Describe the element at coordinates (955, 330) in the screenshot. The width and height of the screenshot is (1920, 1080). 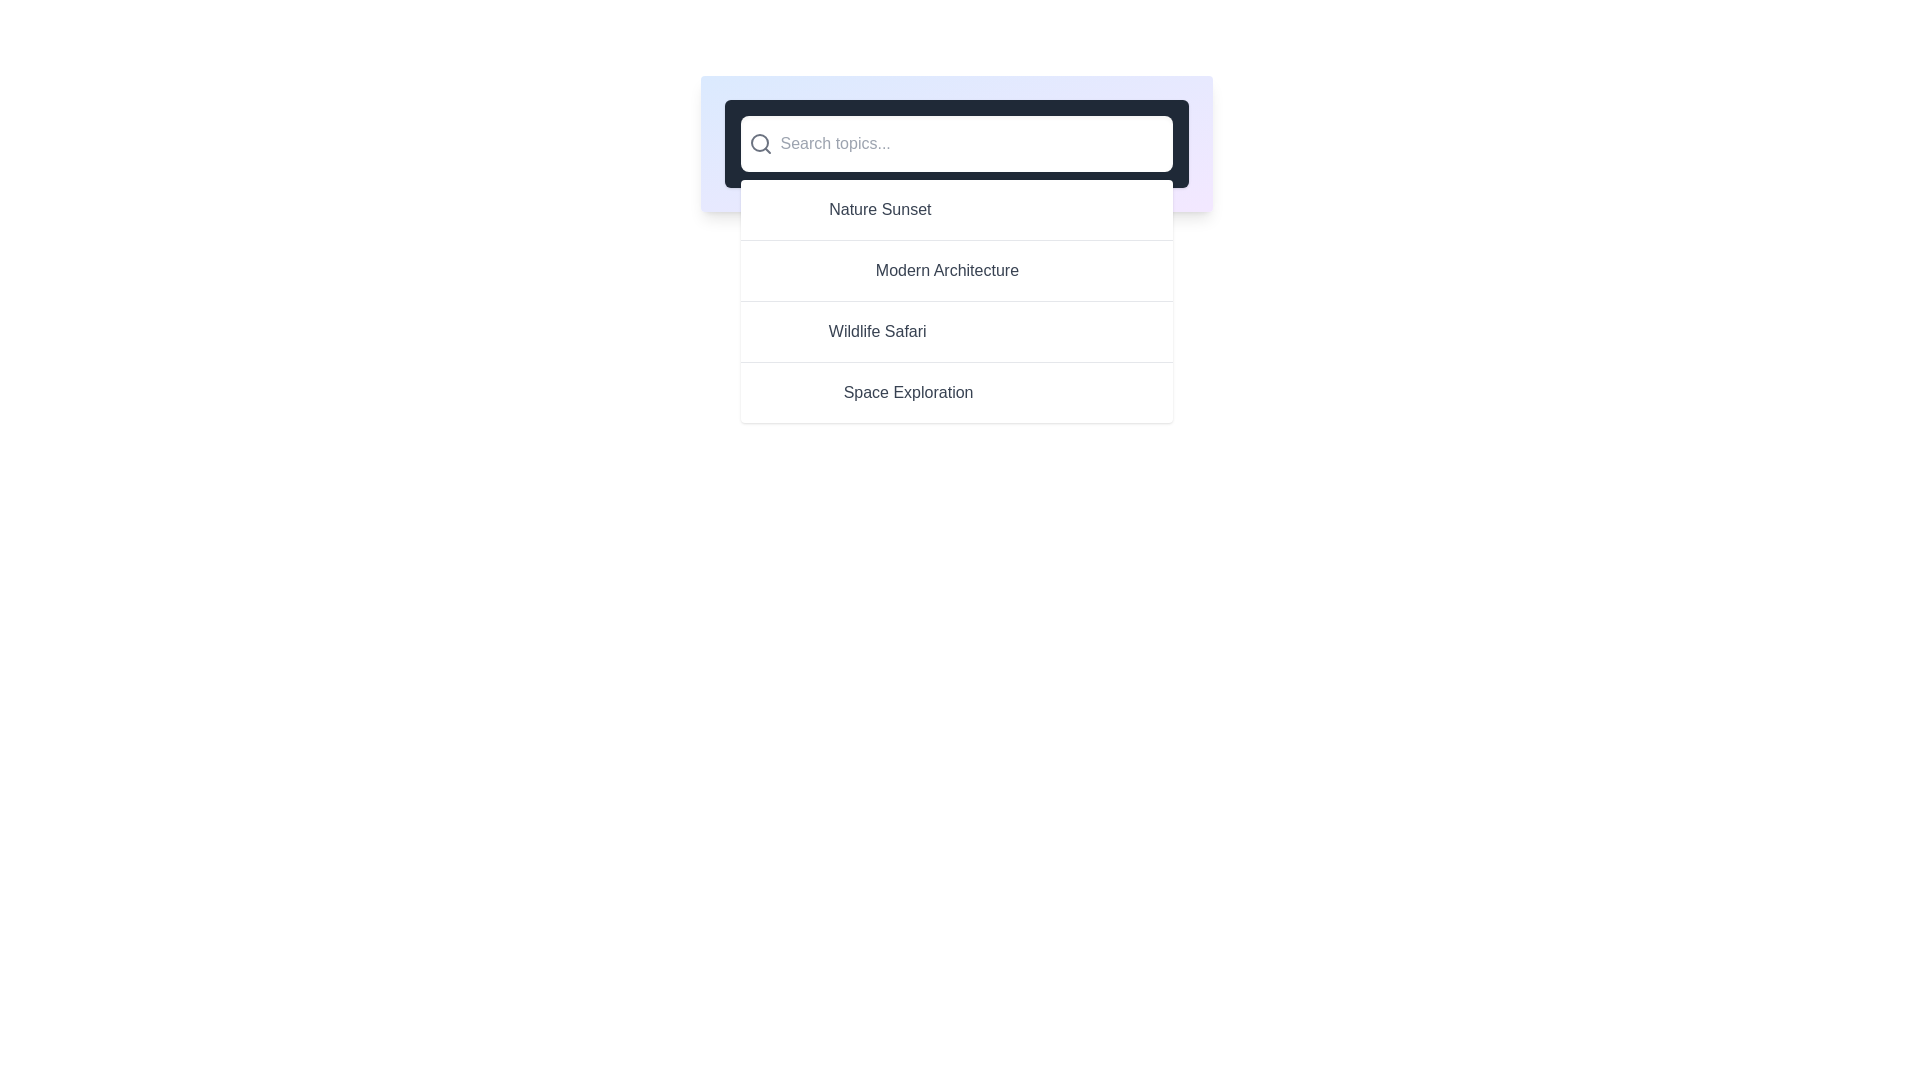
I see `the third list item representing the 'Wildlife Safari' option to trigger a hover effect` at that location.